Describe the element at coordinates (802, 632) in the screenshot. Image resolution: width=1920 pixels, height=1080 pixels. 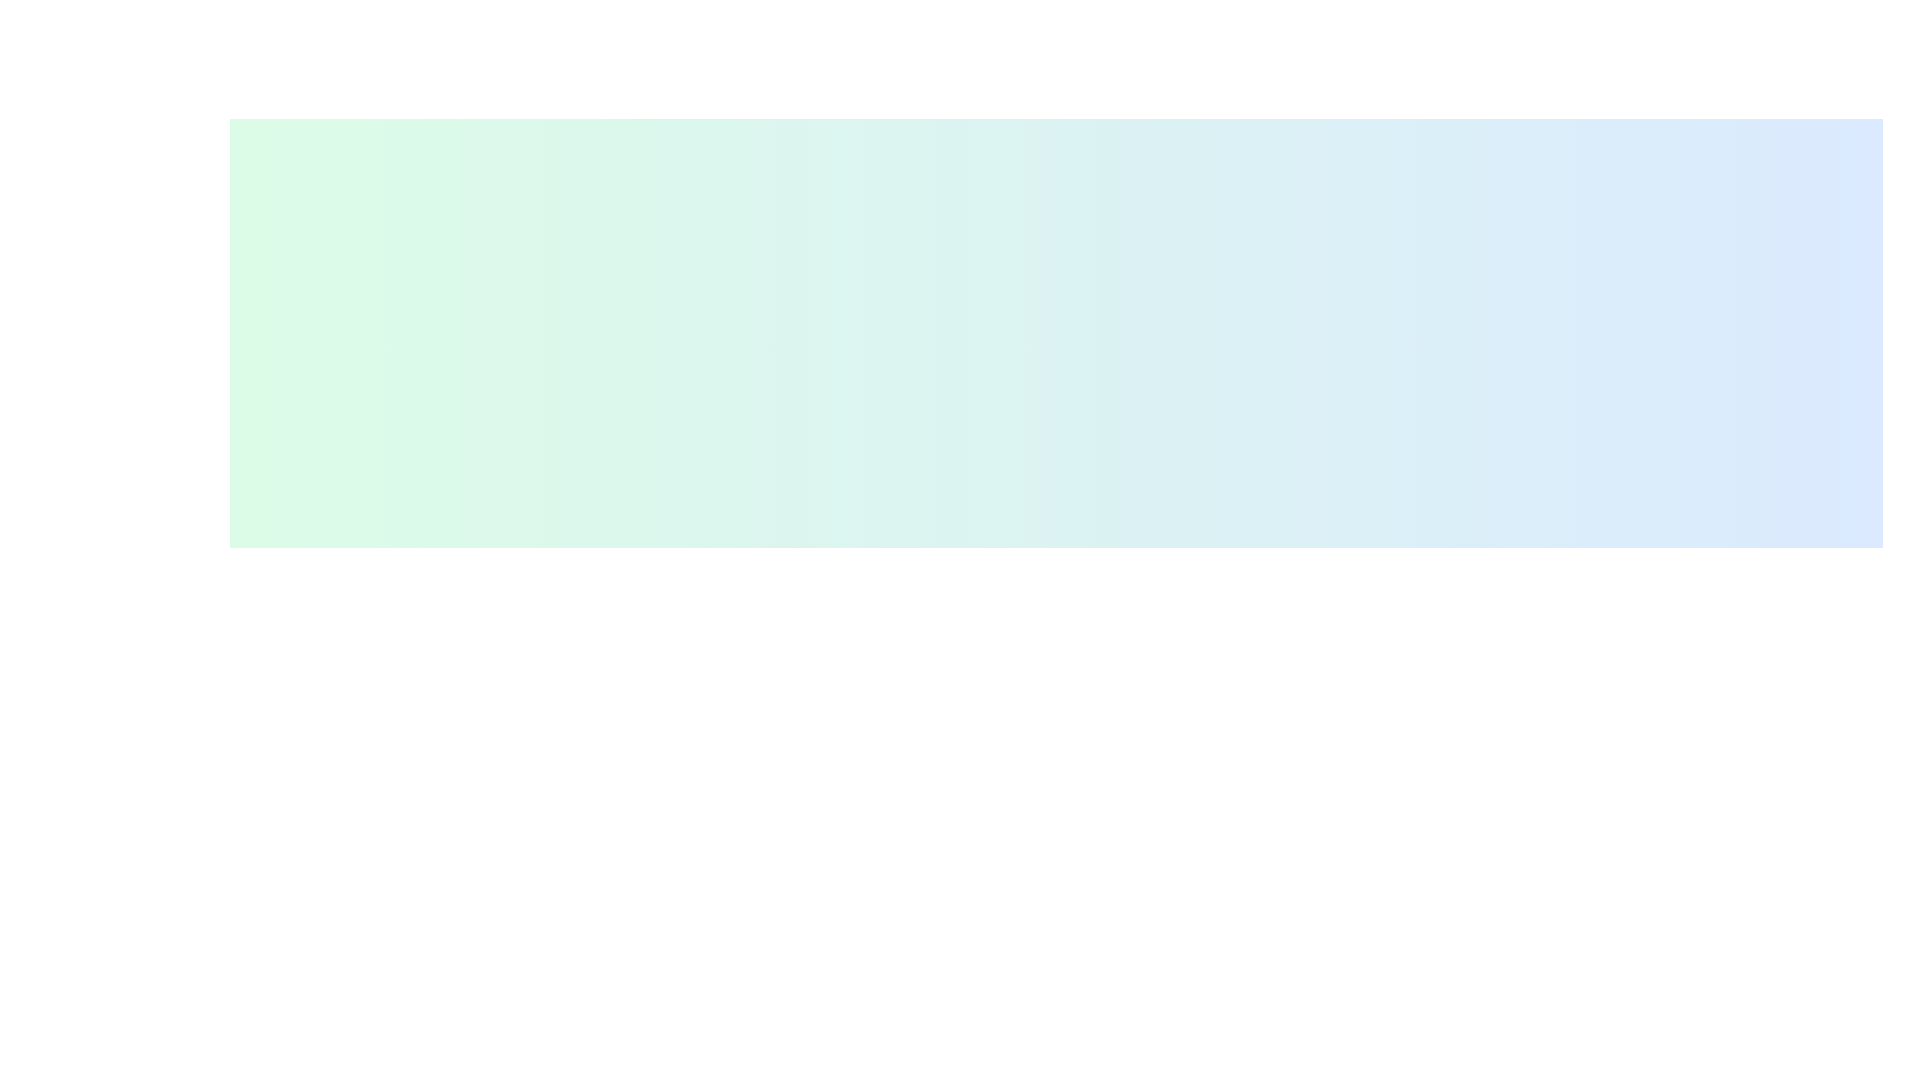
I see `the information icon to observe its behavior` at that location.